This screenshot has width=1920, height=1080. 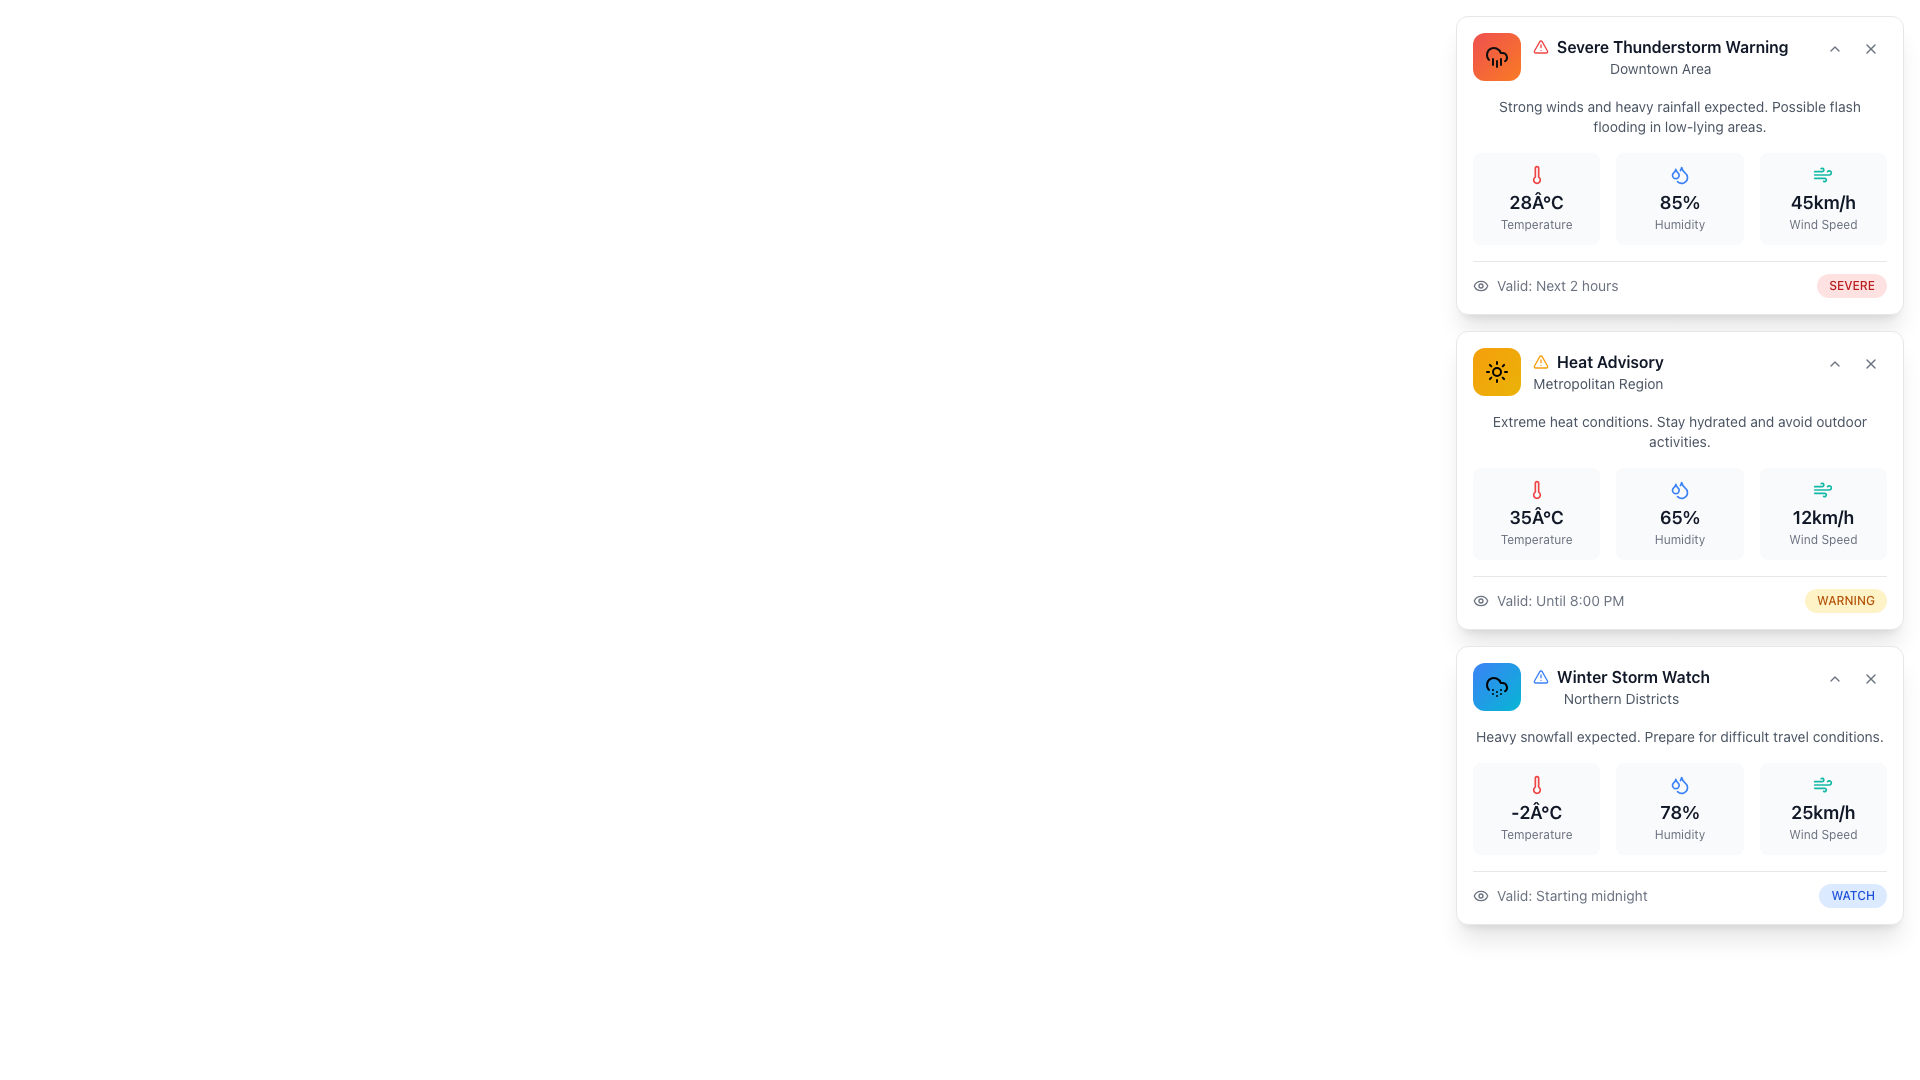 What do you see at coordinates (1870, 48) in the screenshot?
I see `the close button (an 'X' icon in gray) located in the top-right corner of the 'Severe Thunderstorm Warning' weather card` at bounding box center [1870, 48].